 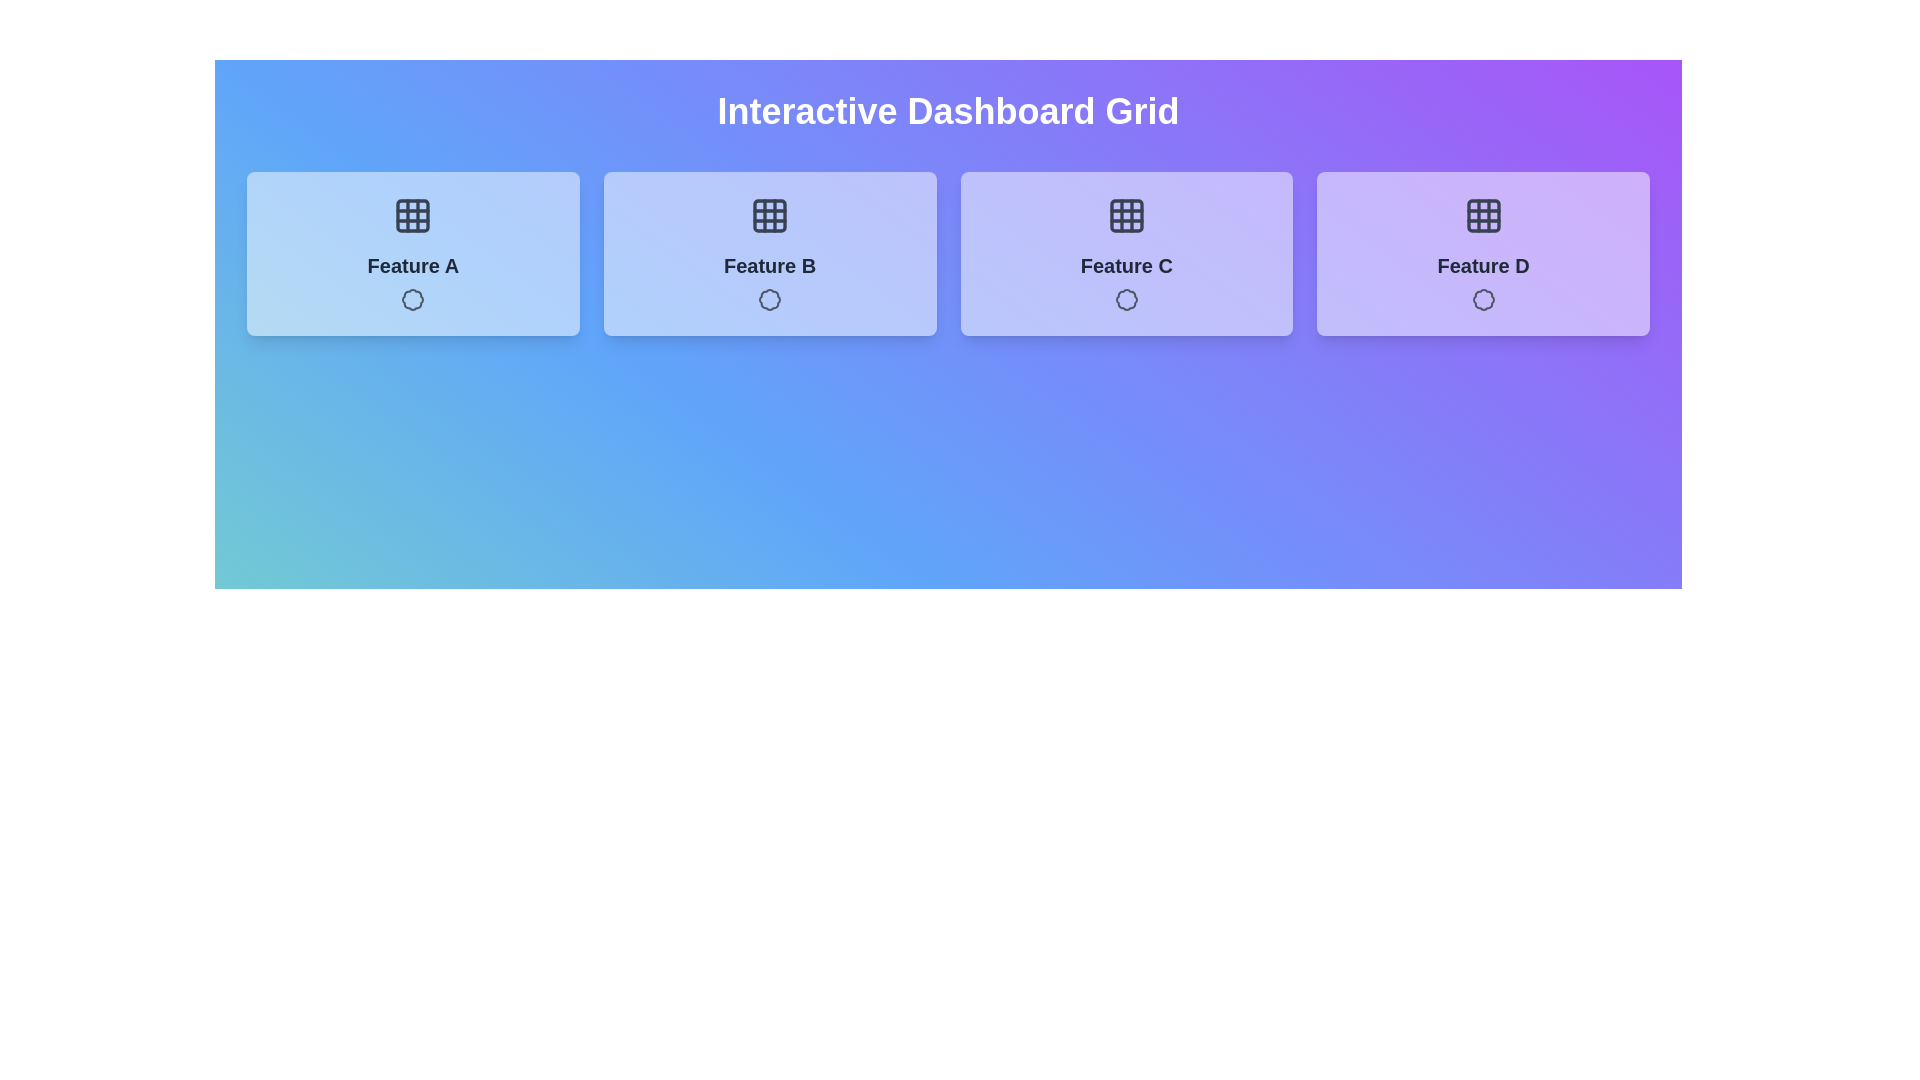 I want to click on the grid icon located at the top of the card labeled 'Feature B', which is the second card in a row of four cards, so click(x=769, y=216).